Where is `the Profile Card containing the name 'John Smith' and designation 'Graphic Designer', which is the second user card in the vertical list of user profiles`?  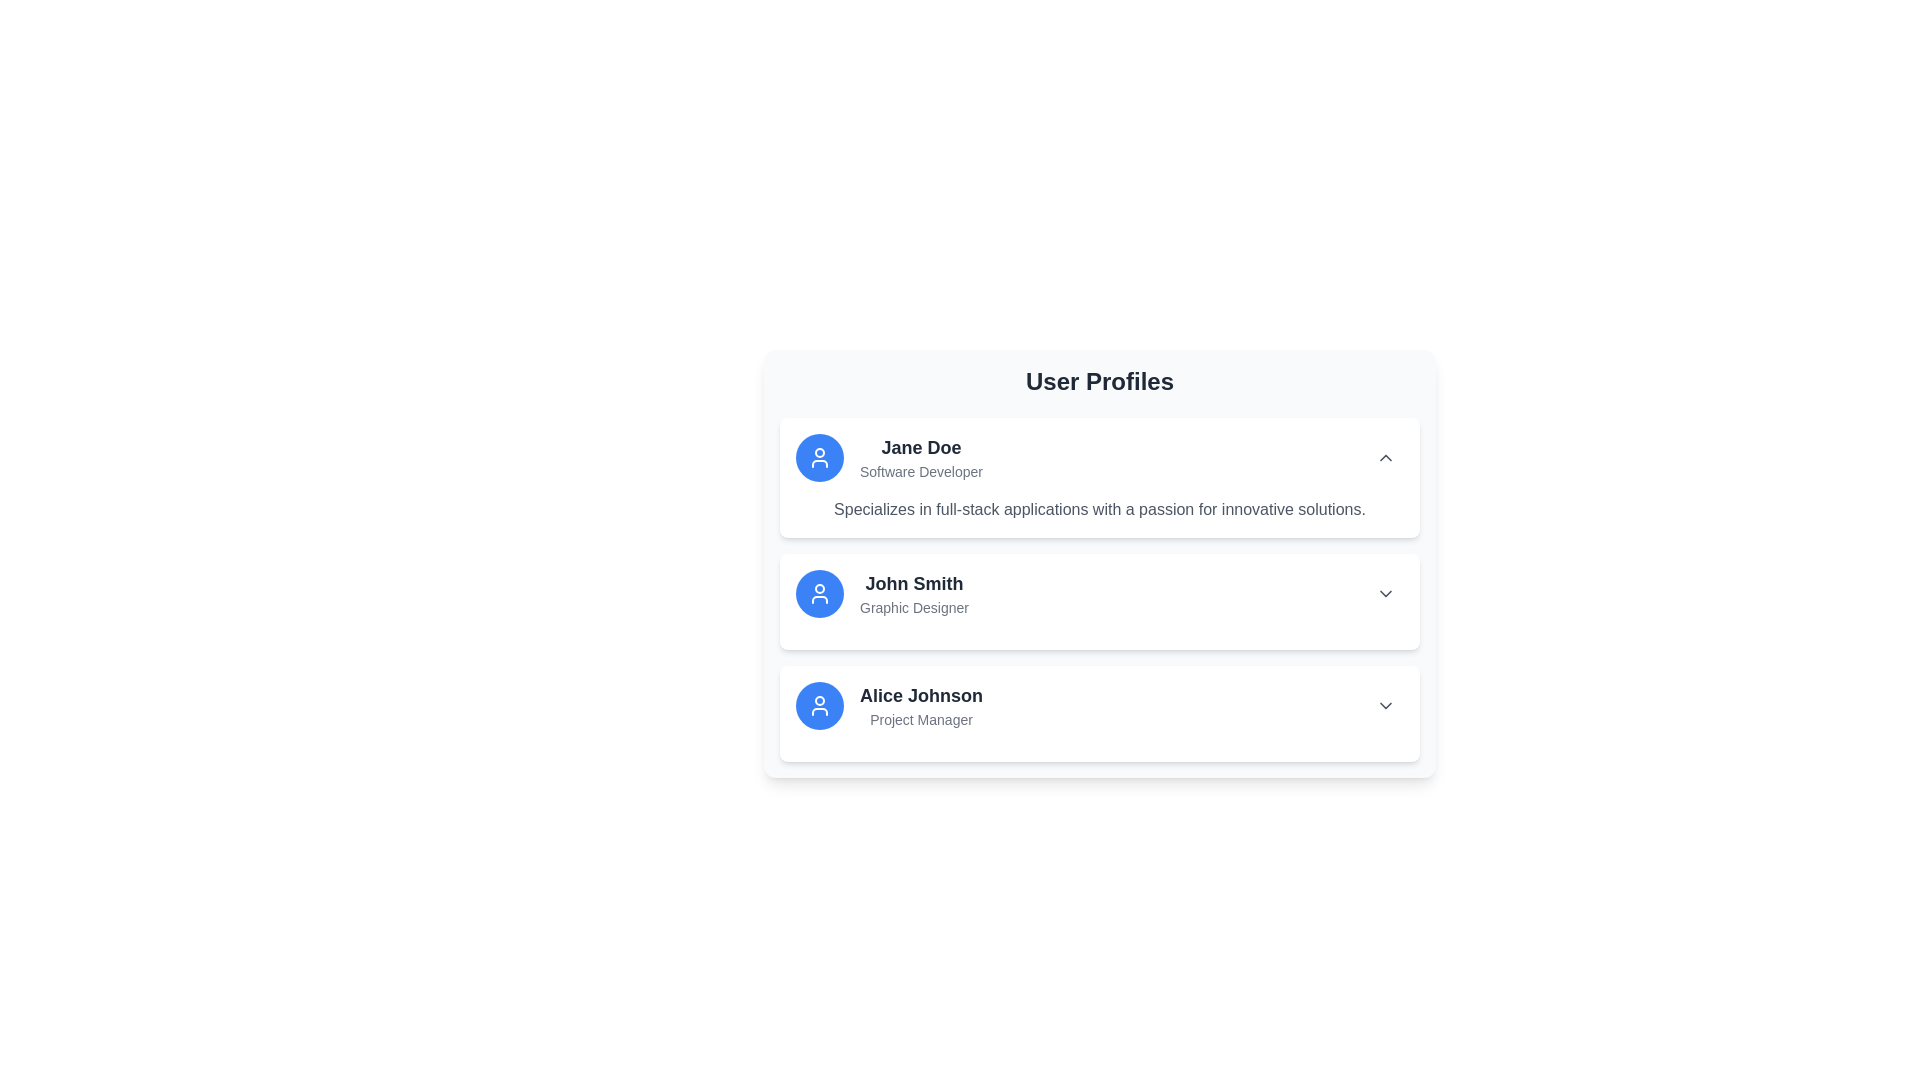
the Profile Card containing the name 'John Smith' and designation 'Graphic Designer', which is the second user card in the vertical list of user profiles is located at coordinates (1098, 563).